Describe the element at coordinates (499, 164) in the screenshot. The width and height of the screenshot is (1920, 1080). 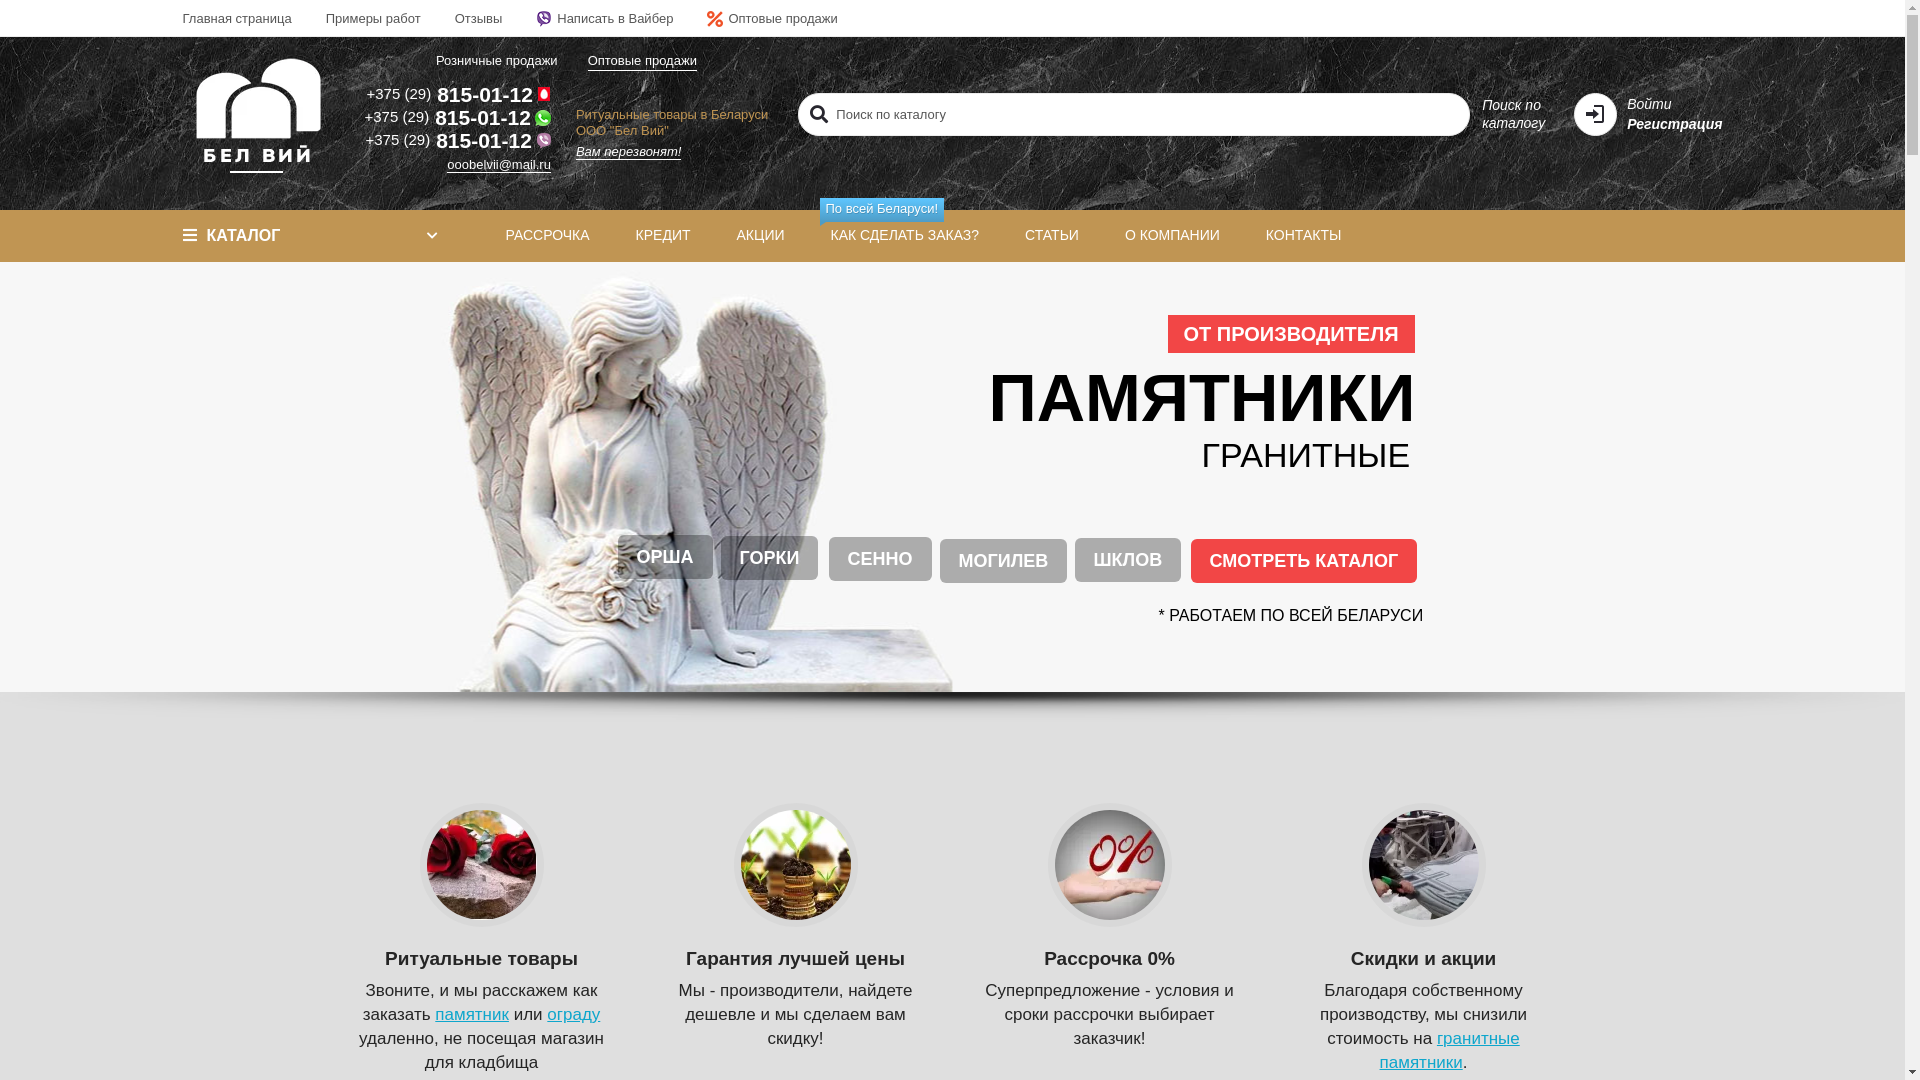
I see `'ooobelvii@mail.ru'` at that location.